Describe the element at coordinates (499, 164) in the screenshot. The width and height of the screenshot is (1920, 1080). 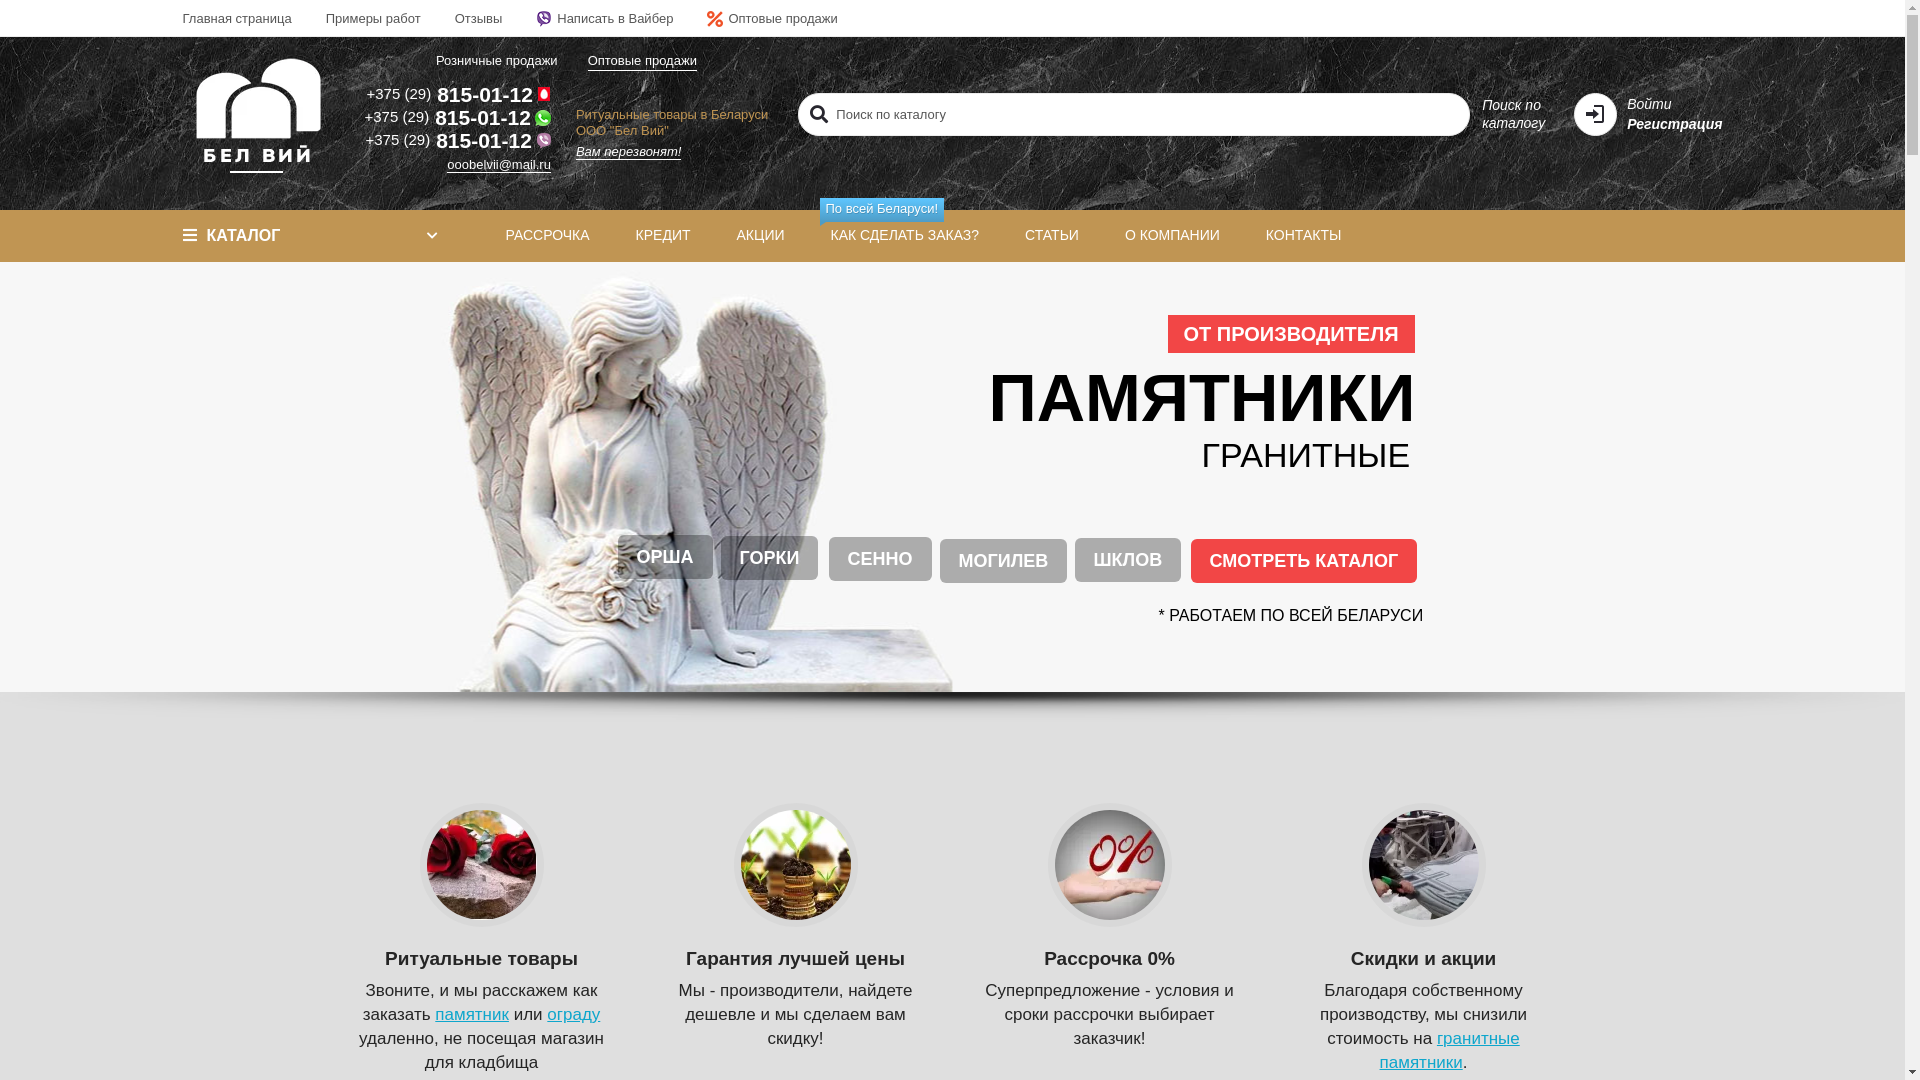
I see `'ooobelvii@mail.ru'` at that location.